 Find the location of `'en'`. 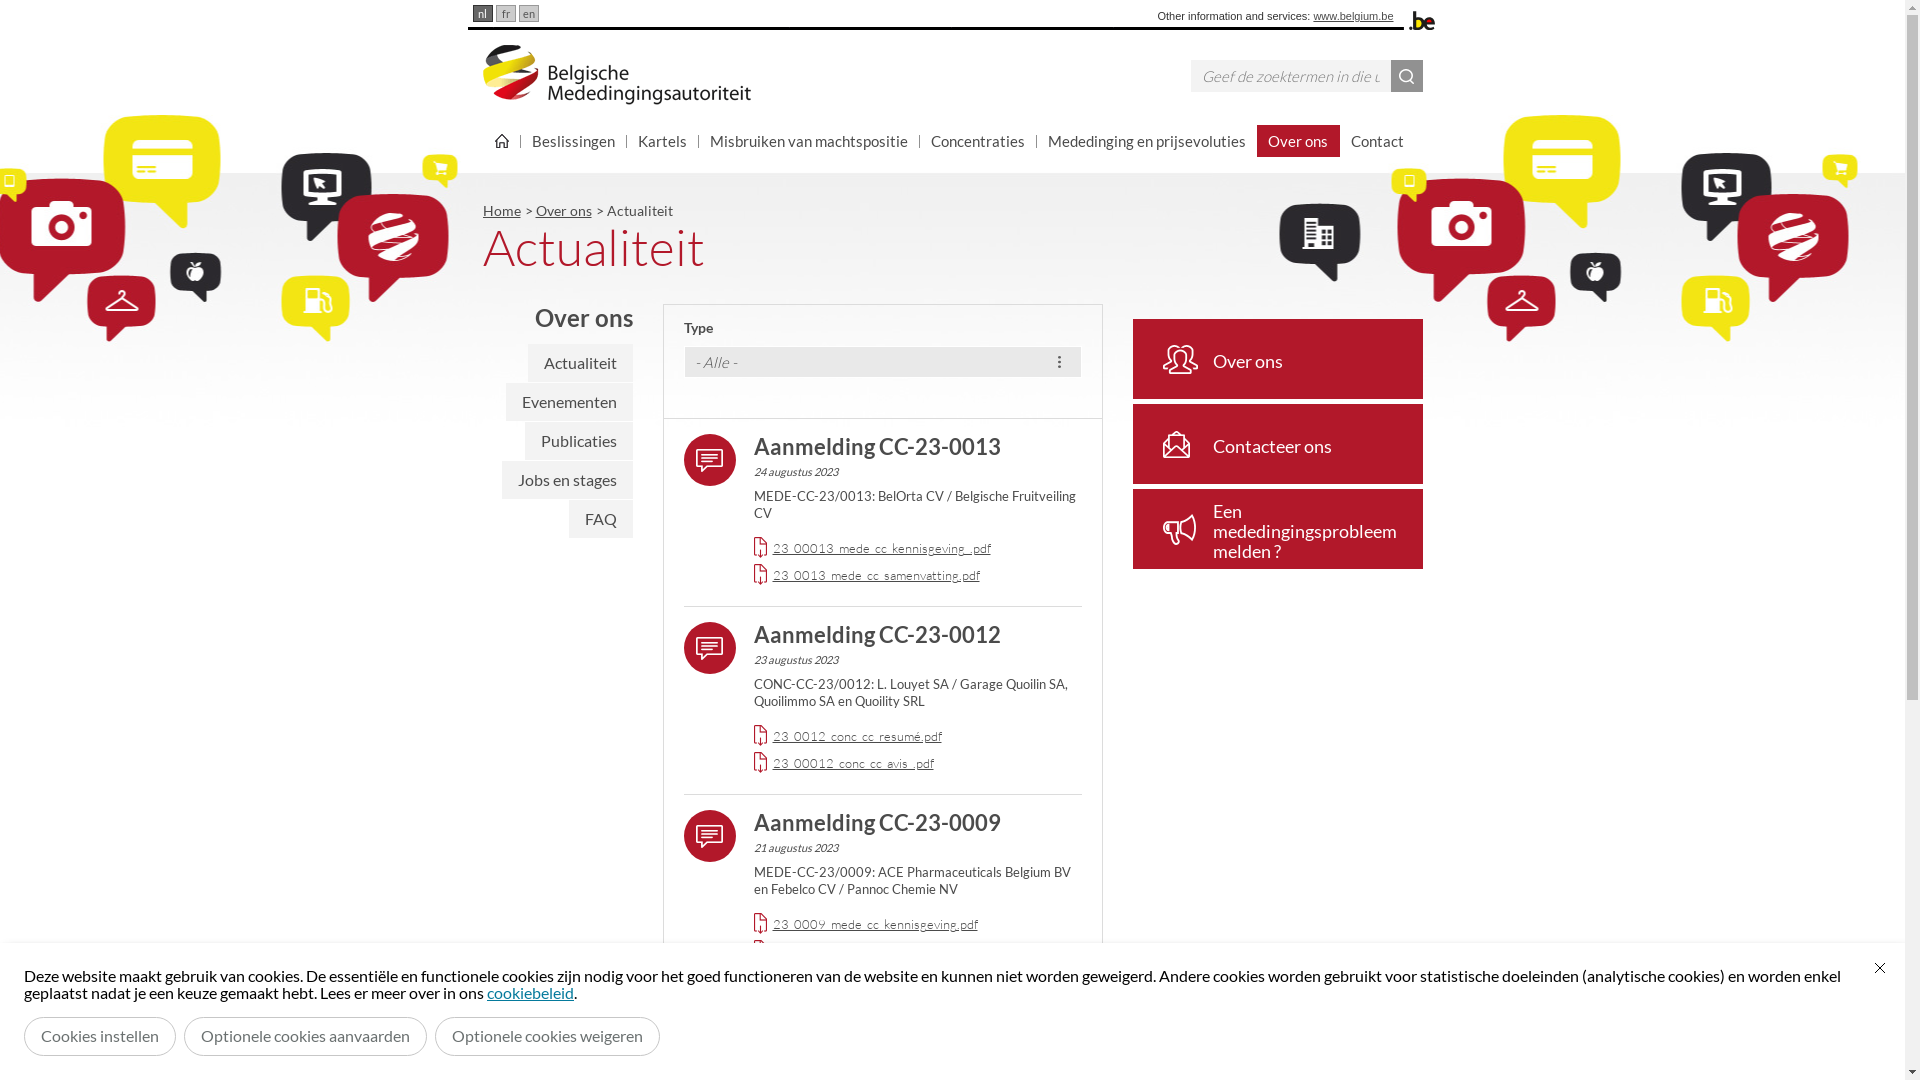

'en' is located at coordinates (528, 13).